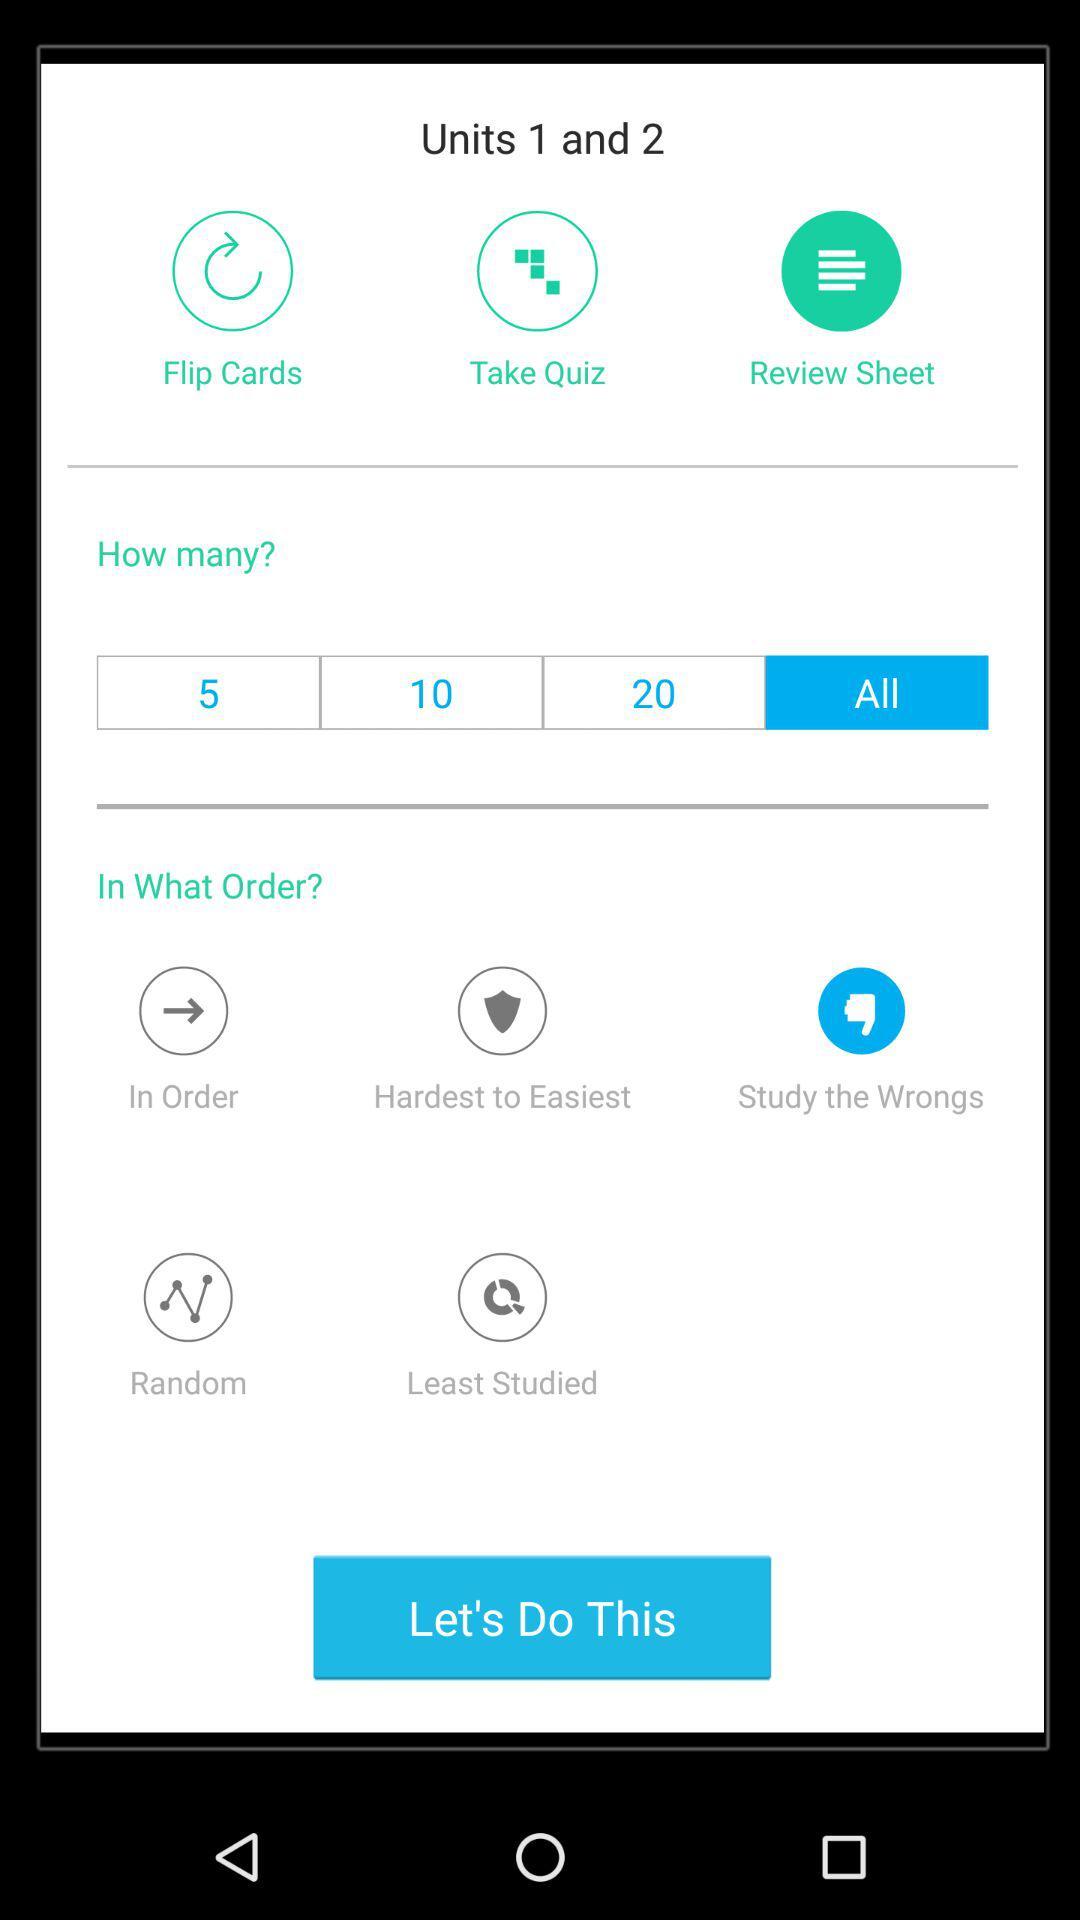  I want to click on the icon next to take quiz icon, so click(841, 270).